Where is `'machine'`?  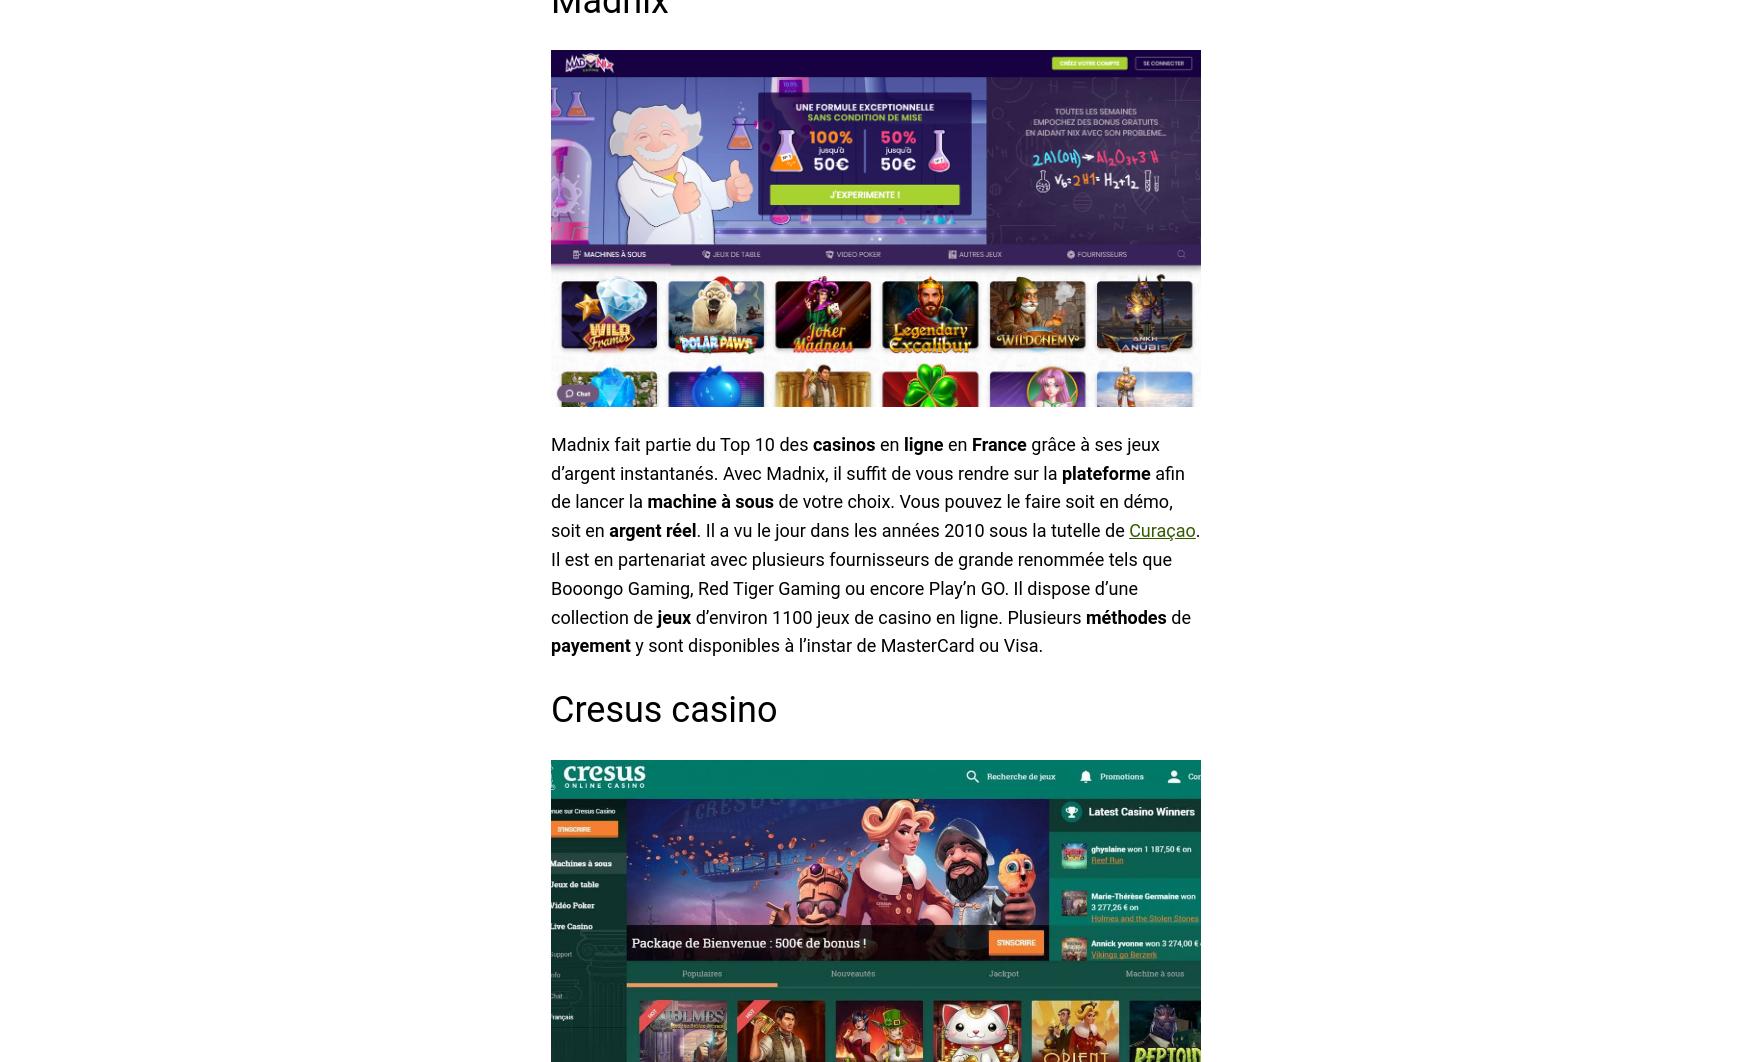
'machine' is located at coordinates (680, 500).